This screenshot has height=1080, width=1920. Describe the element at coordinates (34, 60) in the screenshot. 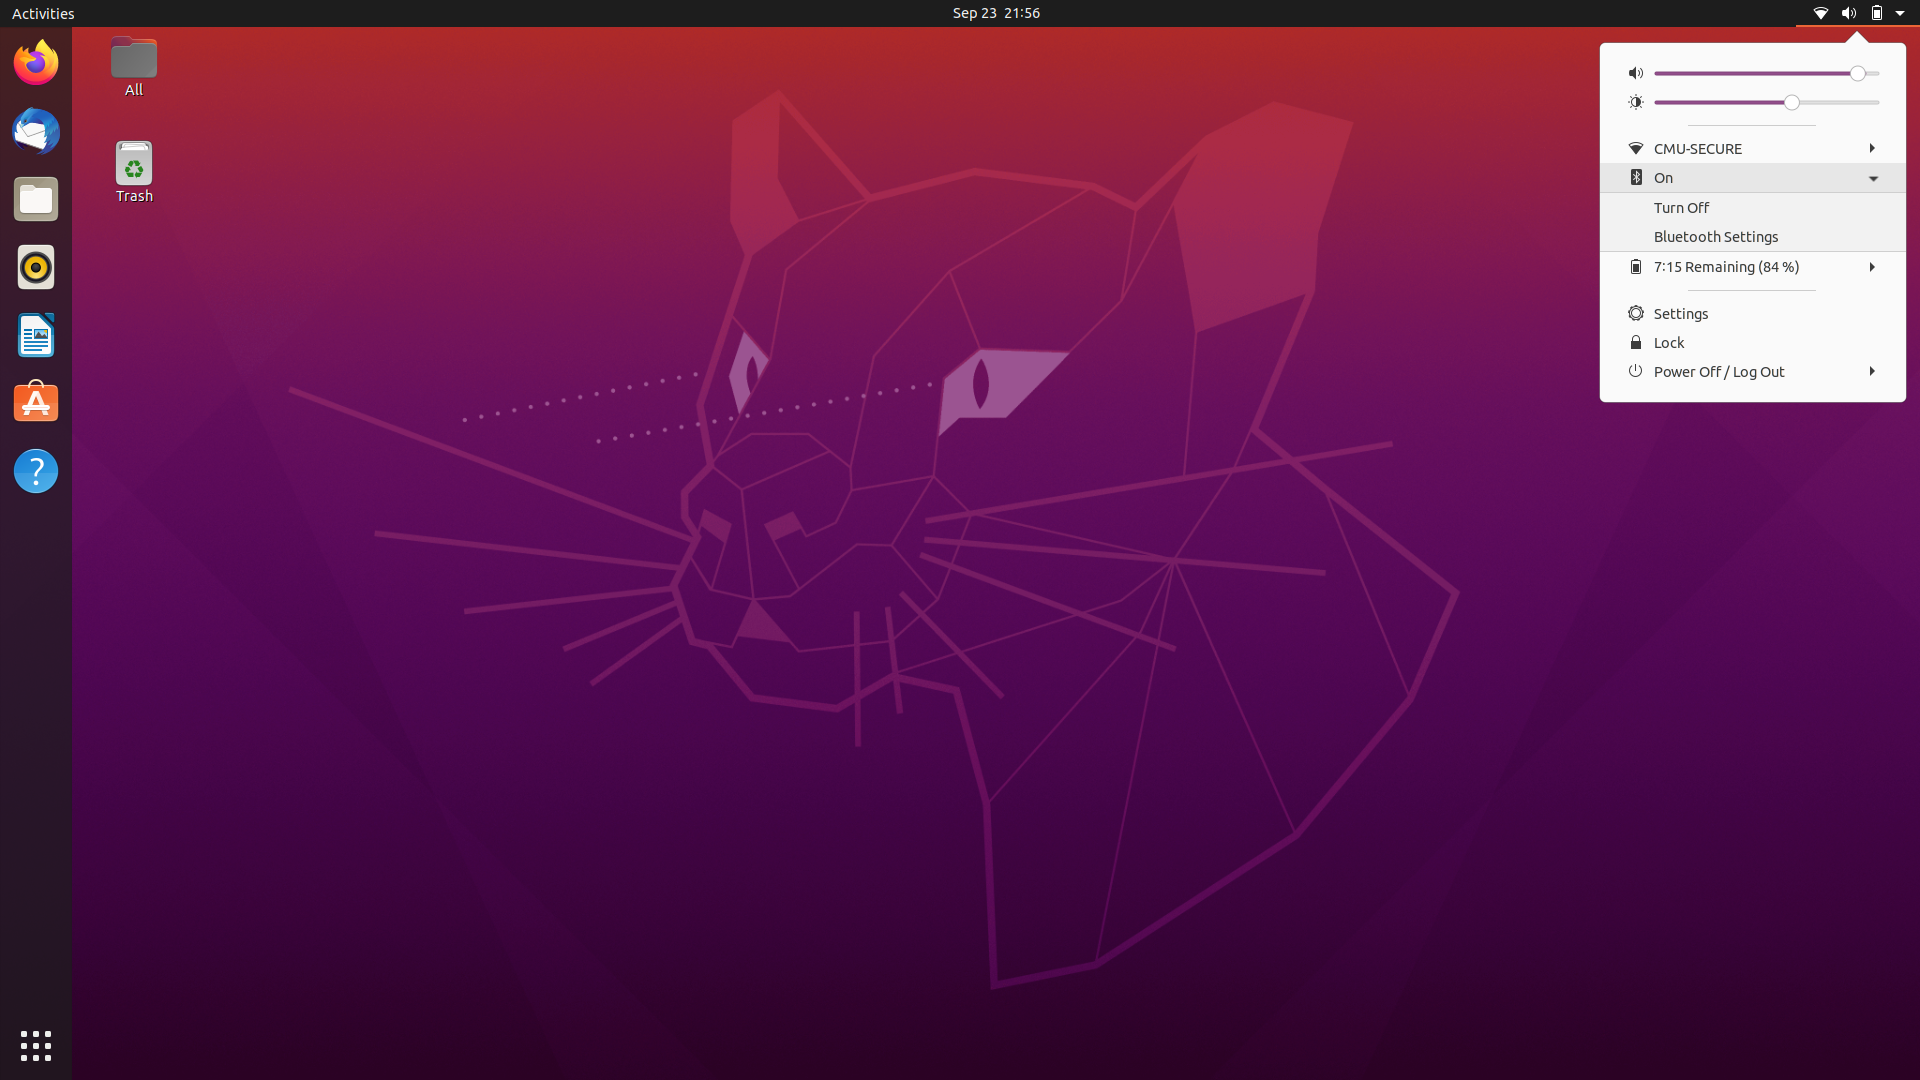

I see `Firefox Application` at that location.